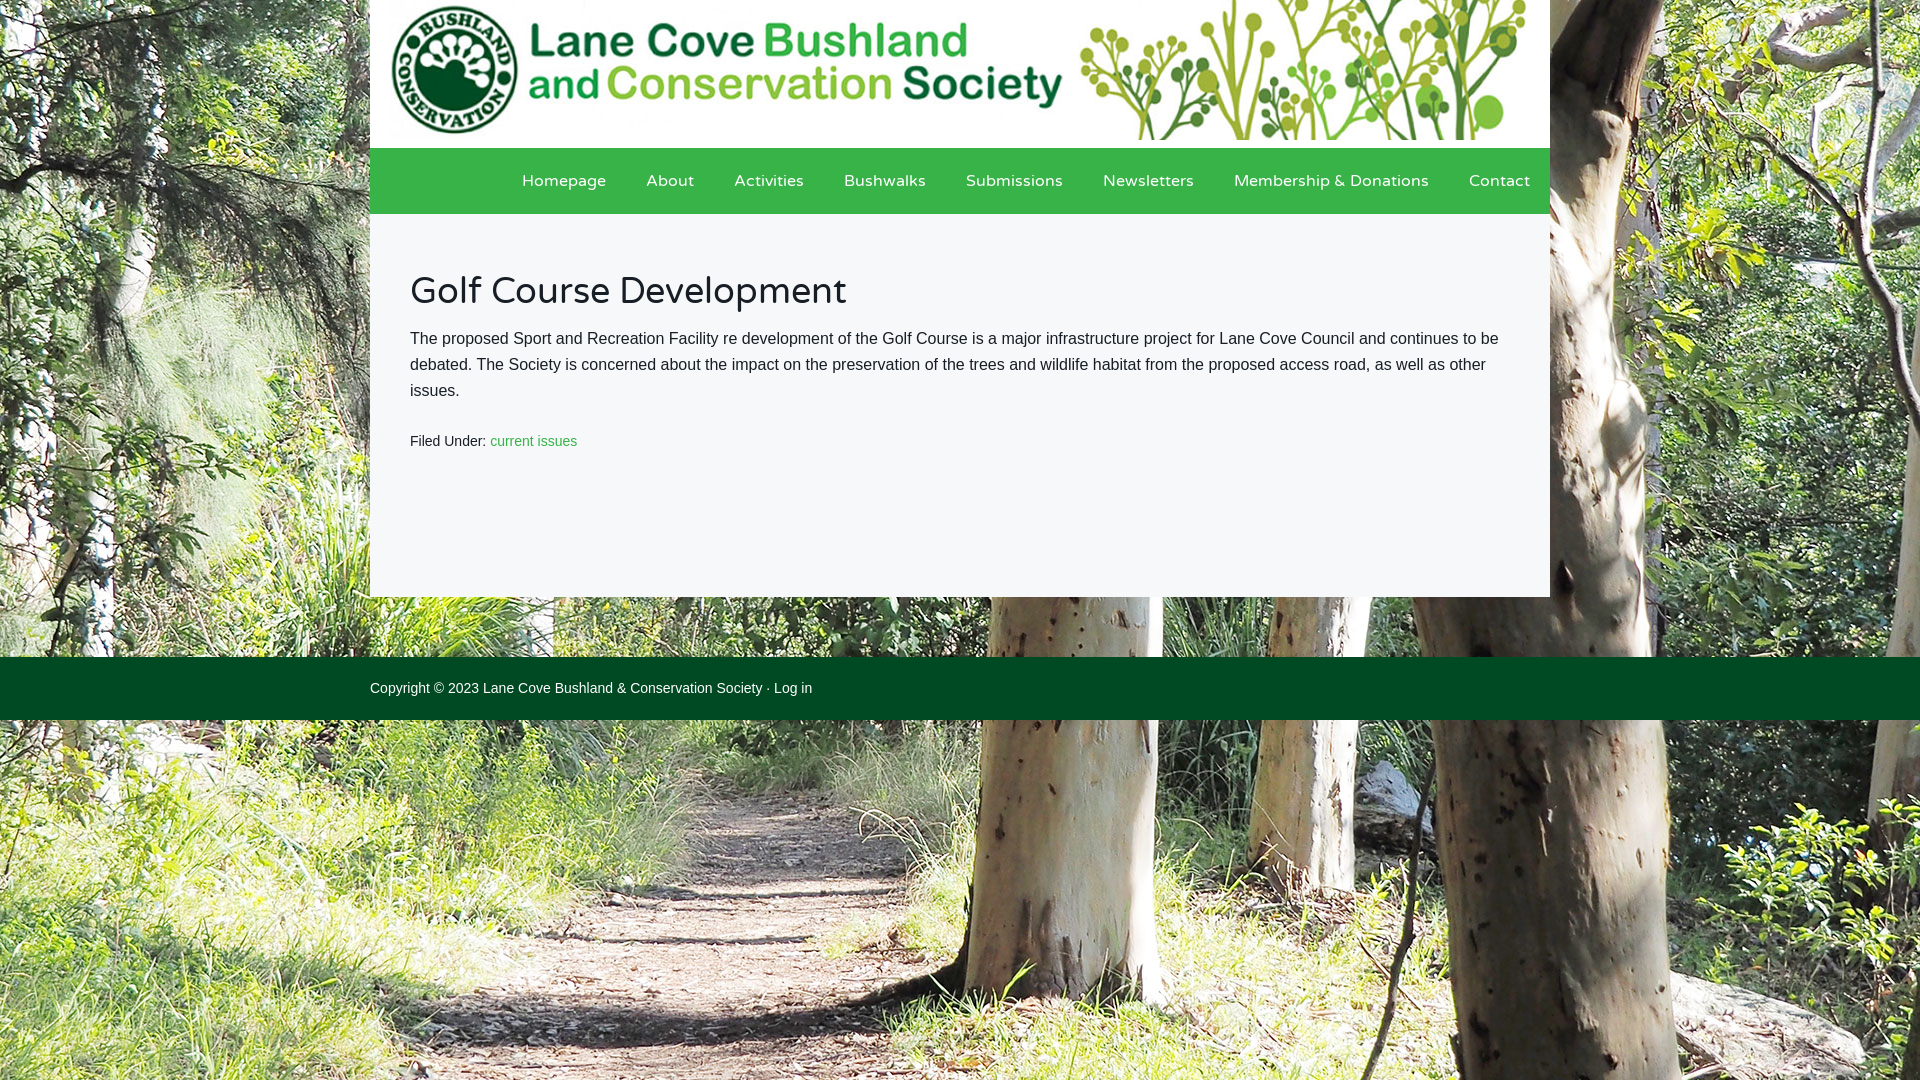 This screenshot has height=1080, width=1920. Describe the element at coordinates (1499, 181) in the screenshot. I see `'Contact'` at that location.